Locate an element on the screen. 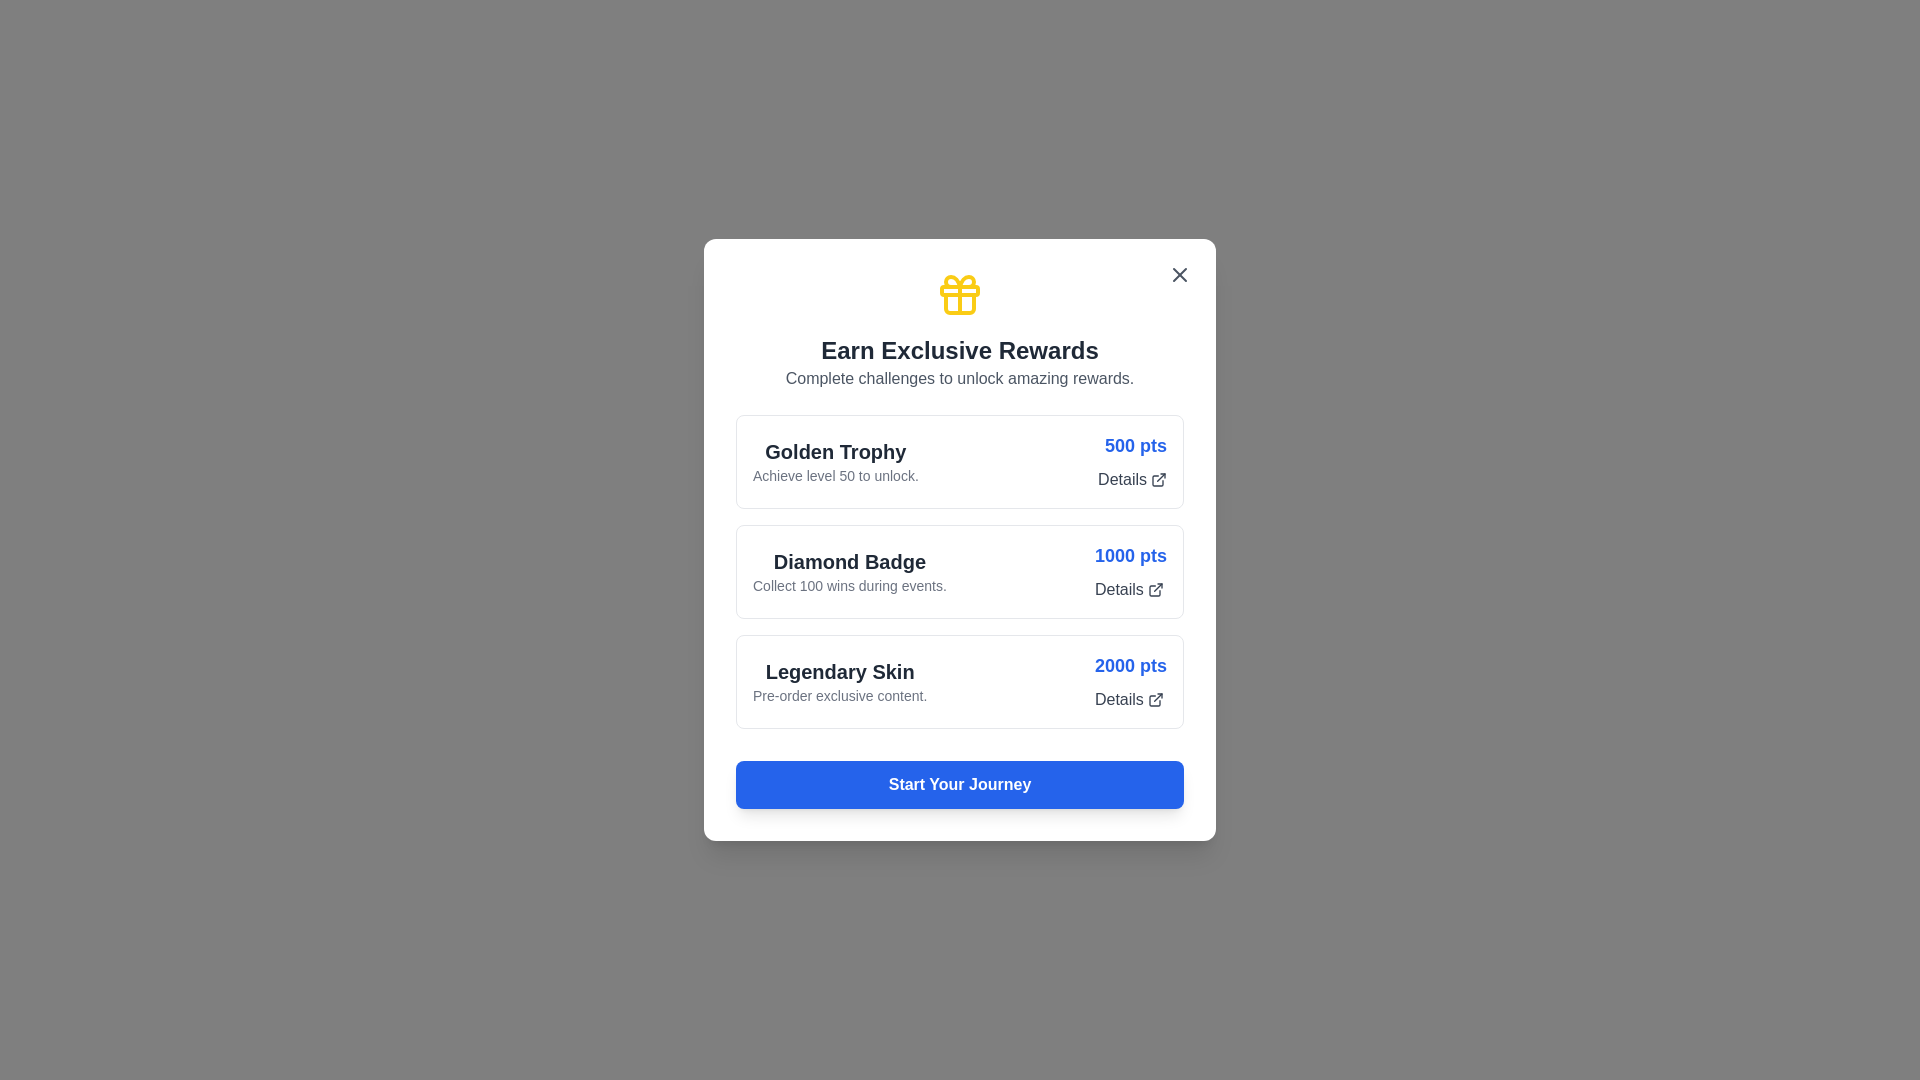  reward points displayed in the Text and Icon Group for the 'Golden Trophy' card, specifically the '500 pts' text located at the rightmost area of the card is located at coordinates (1132, 462).